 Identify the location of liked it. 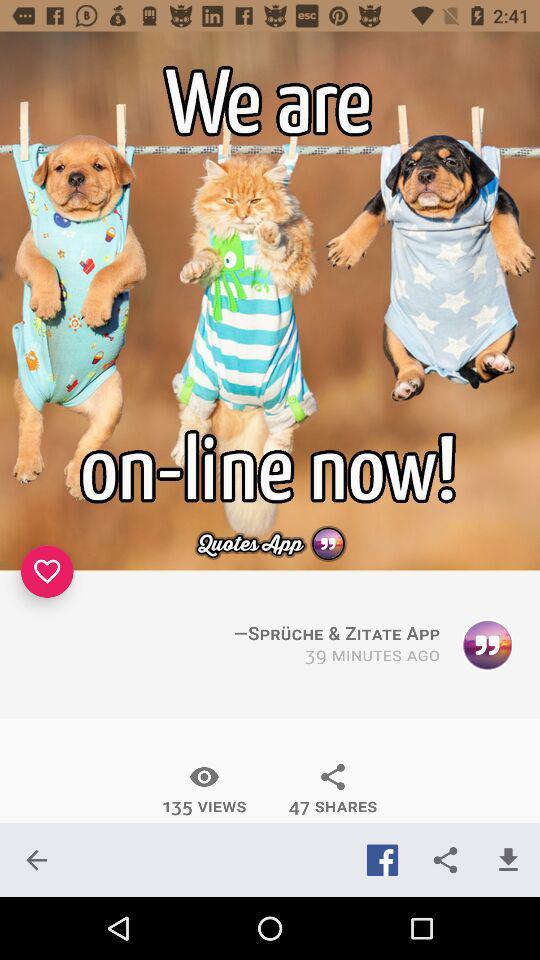
(47, 571).